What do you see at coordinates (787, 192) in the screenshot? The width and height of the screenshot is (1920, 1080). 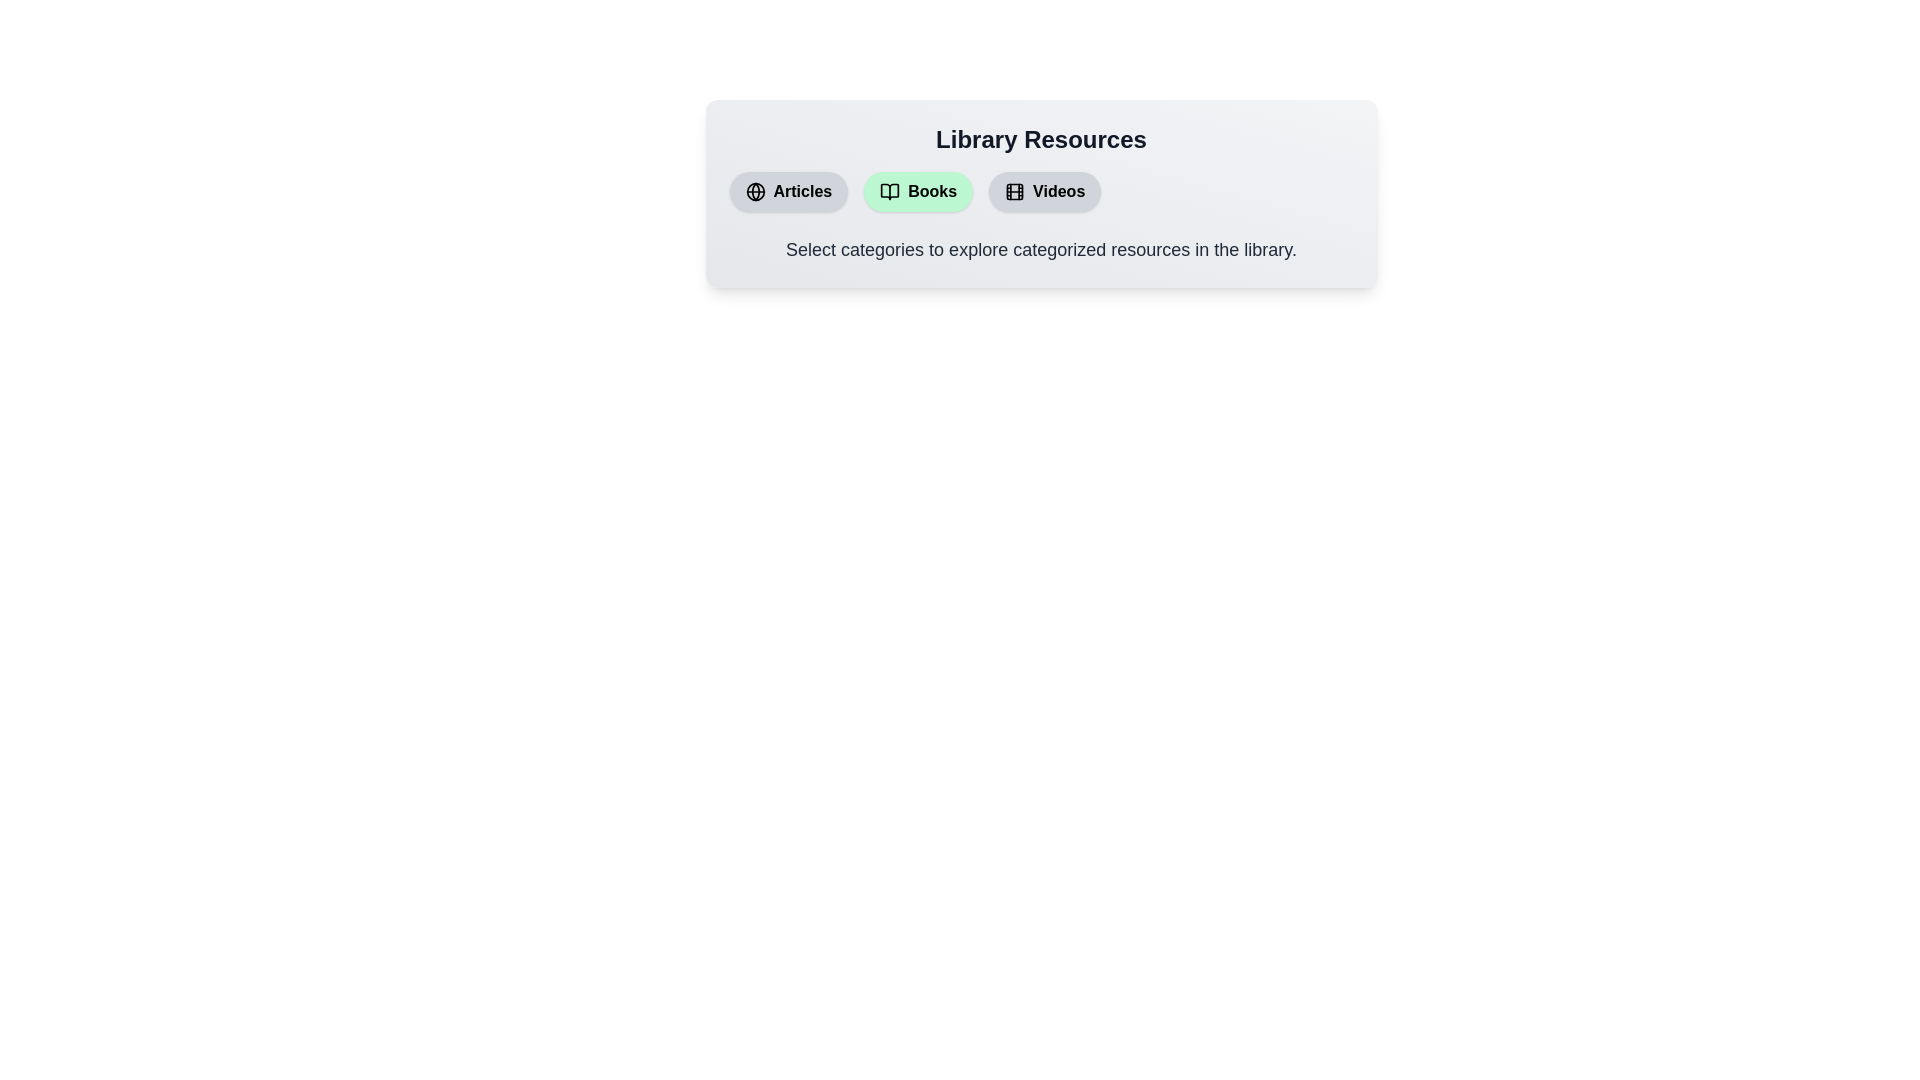 I see `the 'Articles' button to toggle its active state` at bounding box center [787, 192].